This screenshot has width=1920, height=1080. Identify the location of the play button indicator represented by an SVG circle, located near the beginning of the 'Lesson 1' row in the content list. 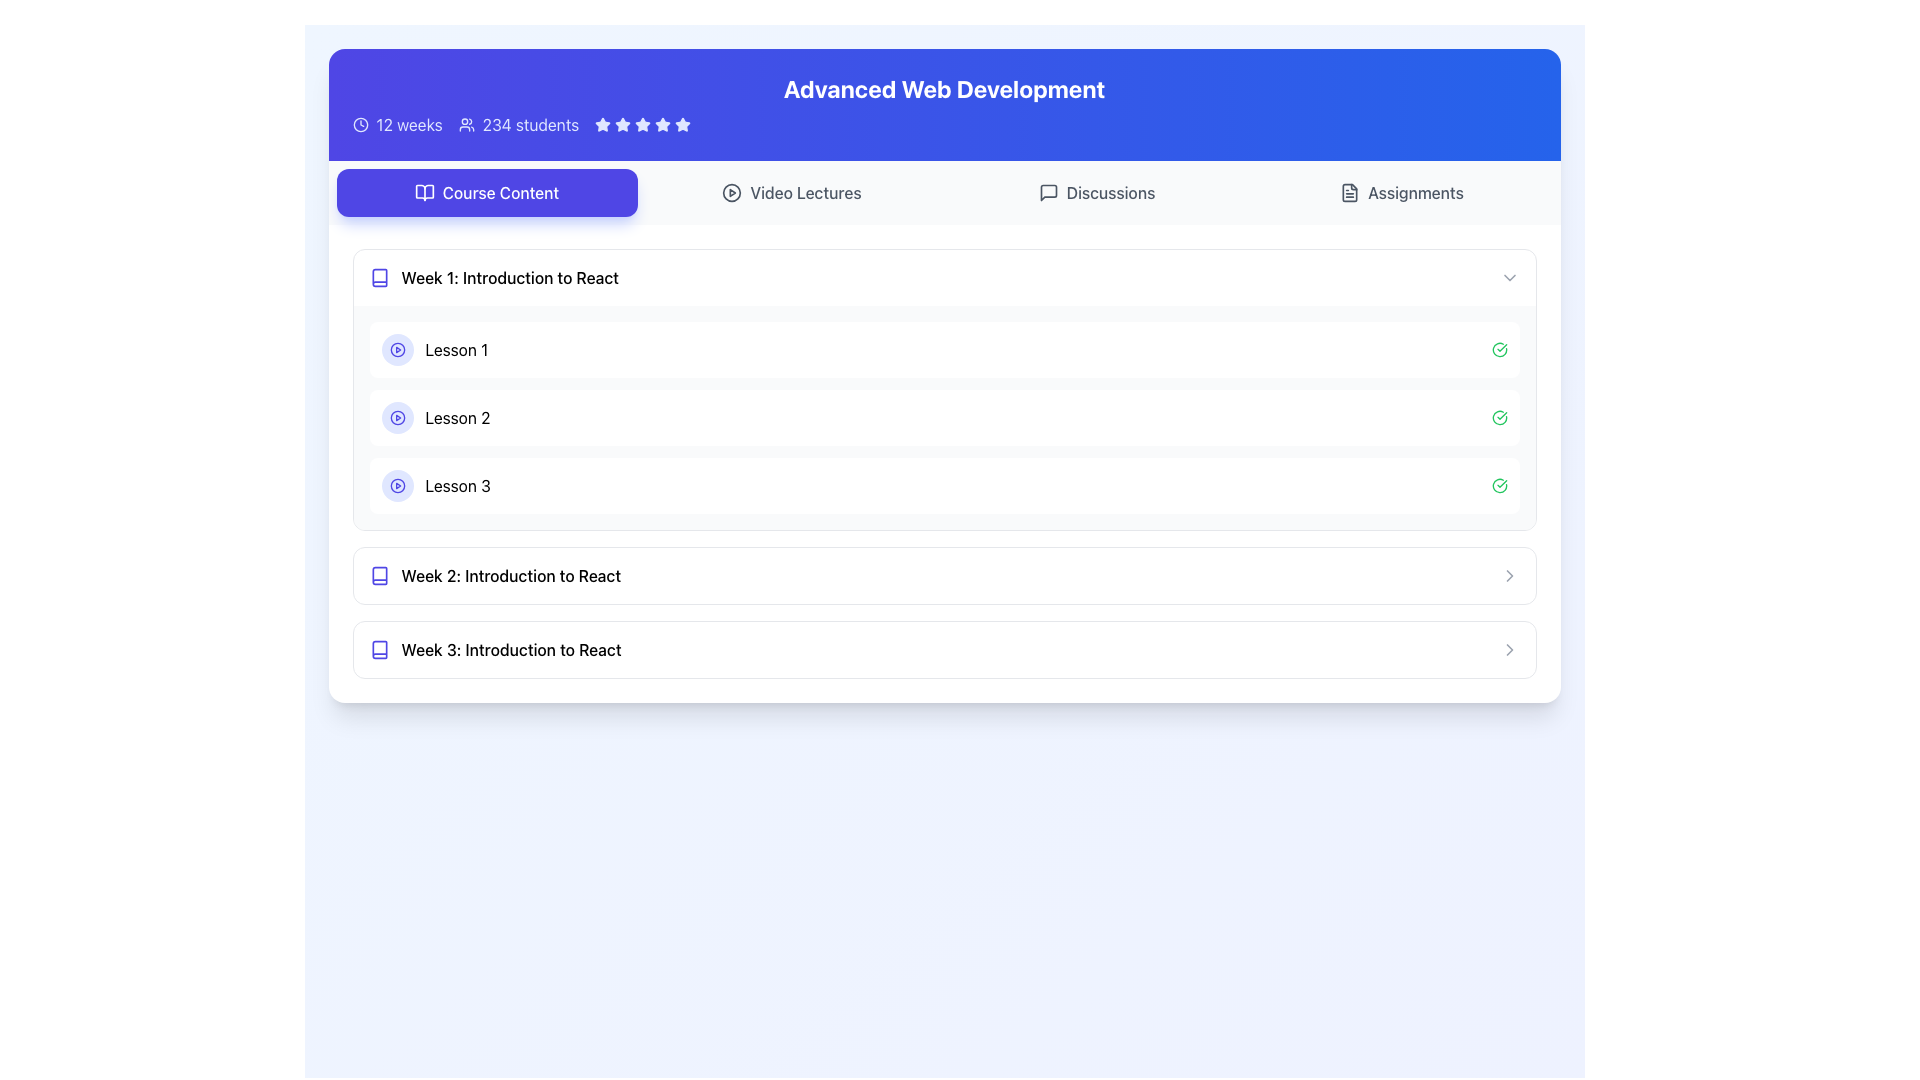
(397, 349).